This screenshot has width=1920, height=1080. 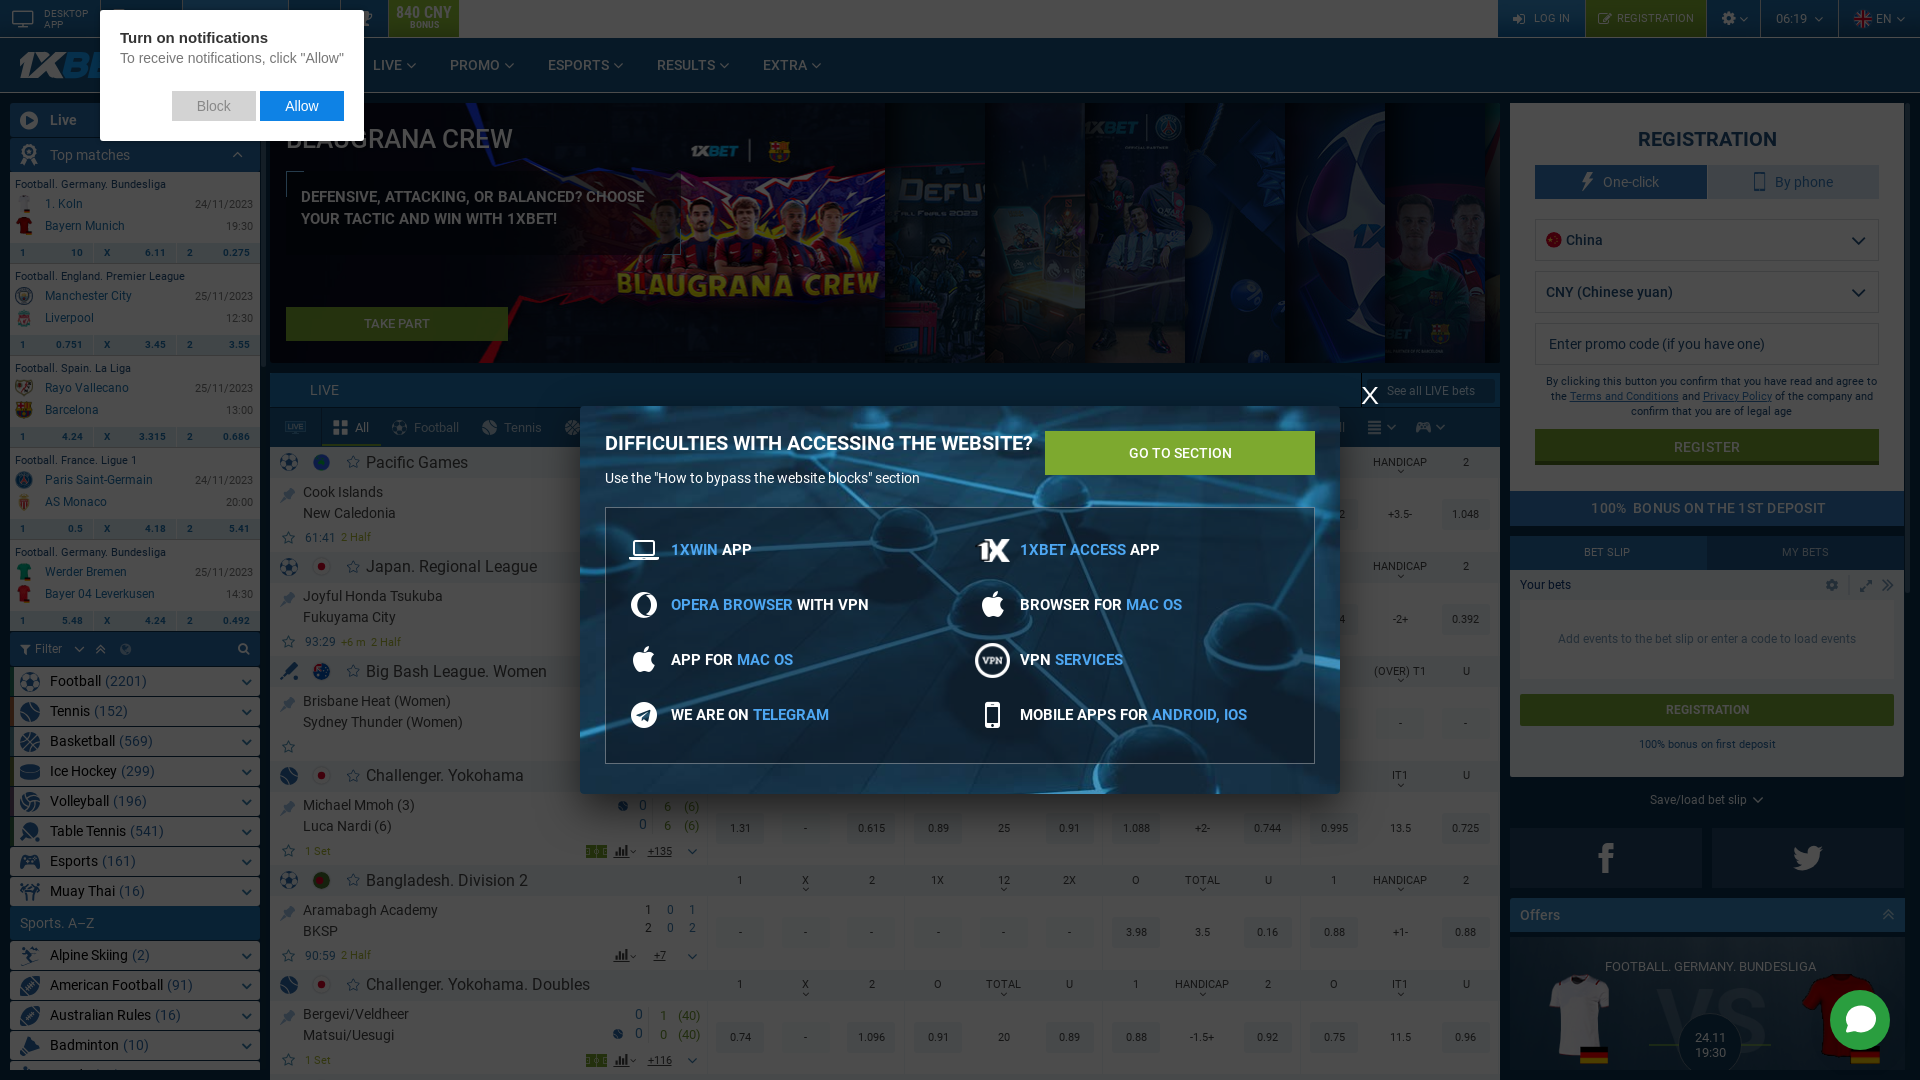 I want to click on 'GO TO SECTION', so click(x=1180, y=452).